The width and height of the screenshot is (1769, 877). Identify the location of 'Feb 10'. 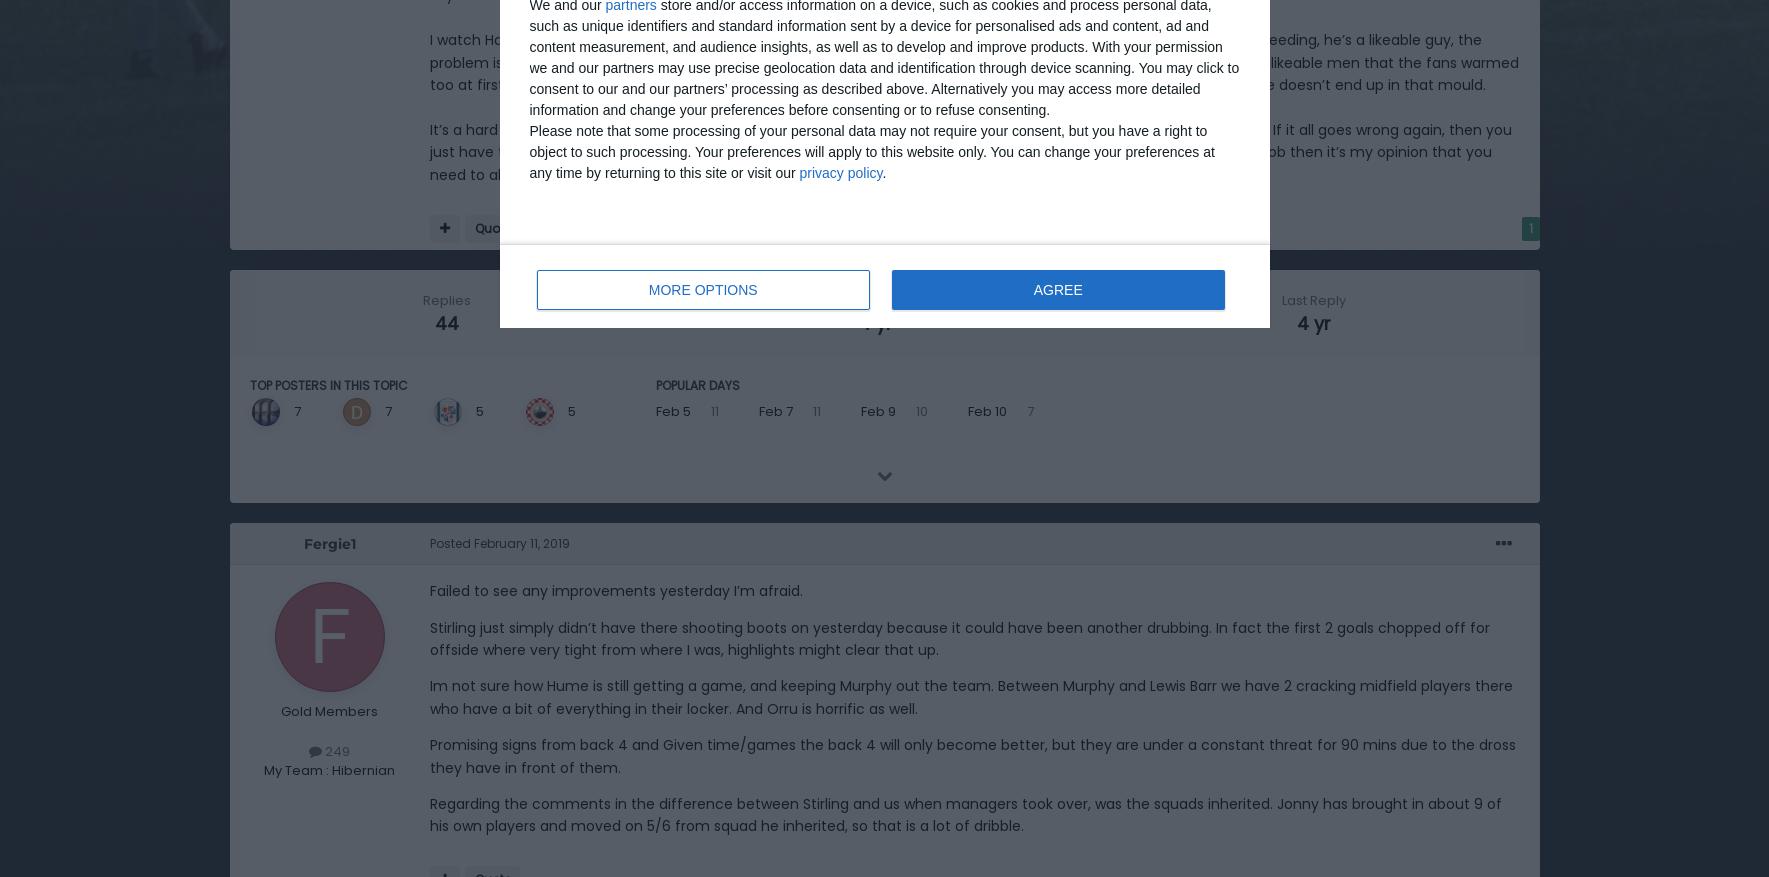
(966, 410).